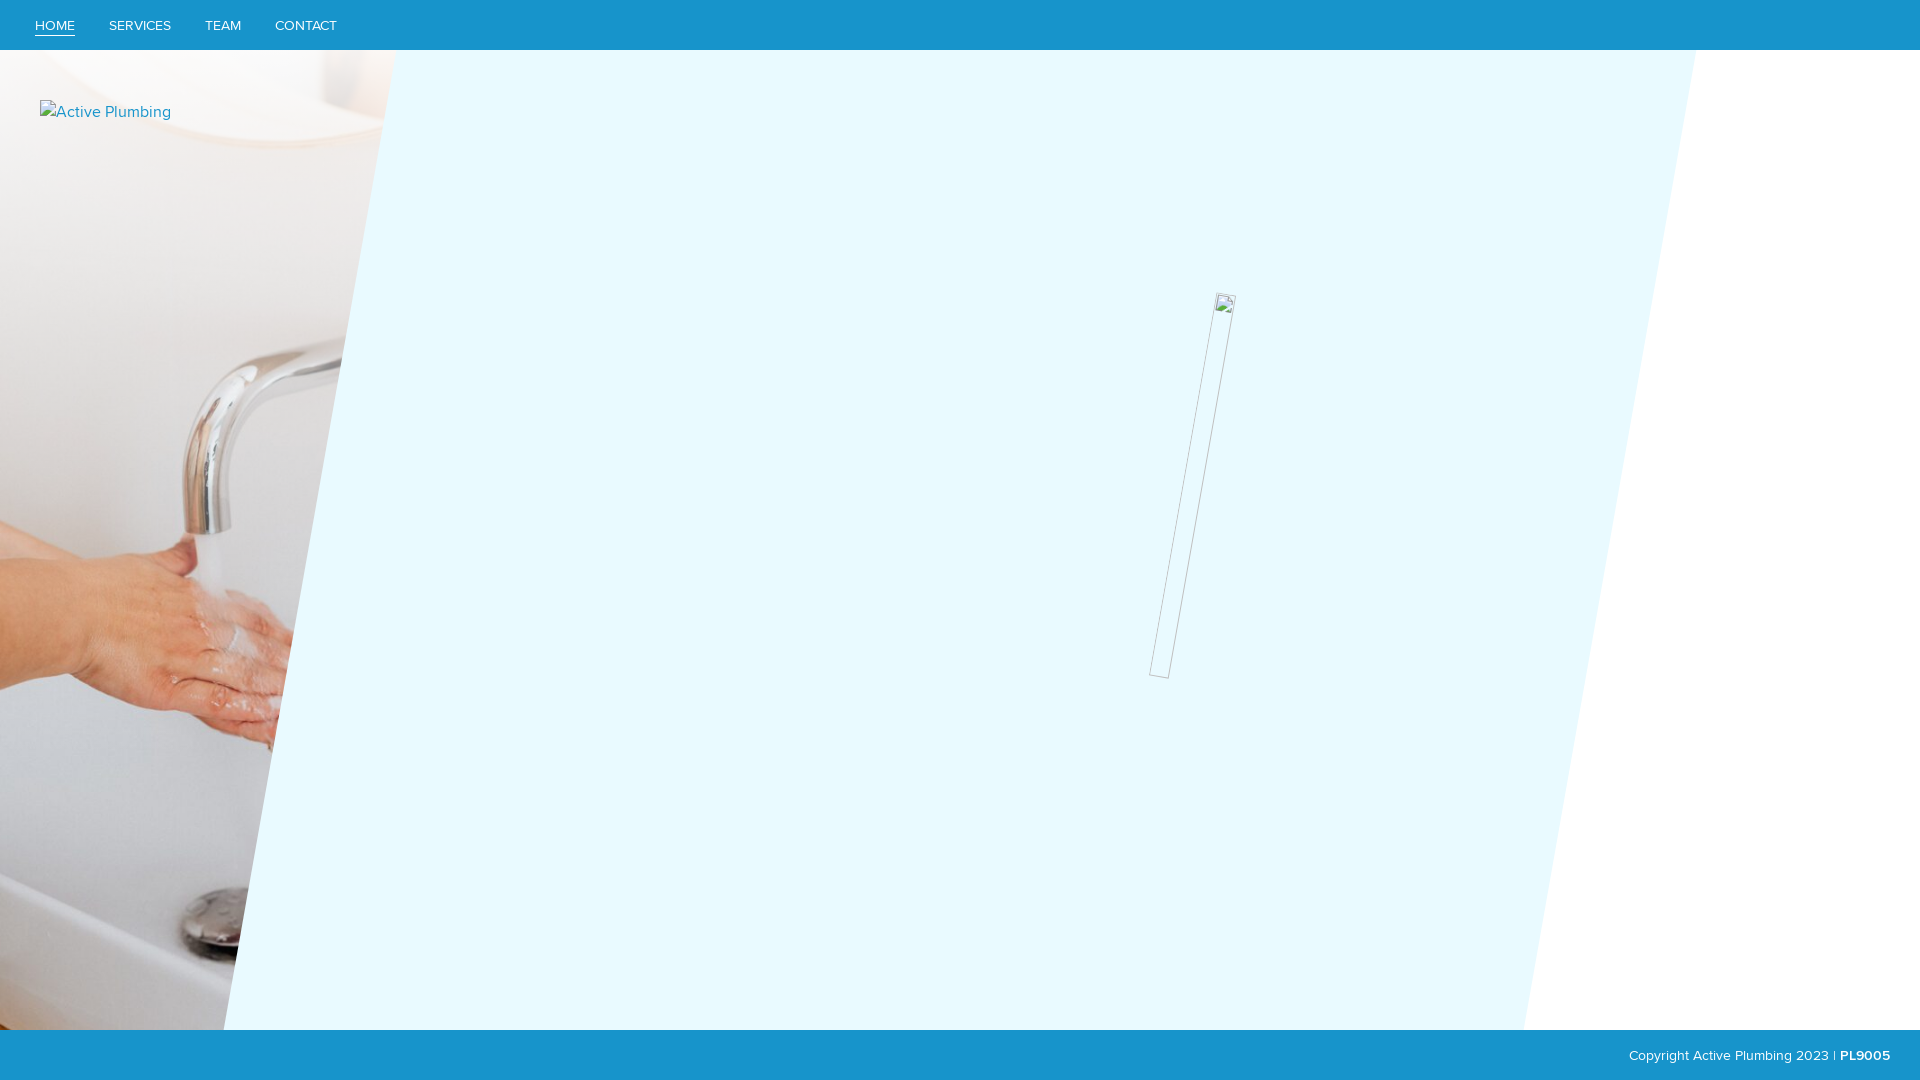 This screenshot has width=1920, height=1080. Describe the element at coordinates (258, 24) in the screenshot. I see `'CONTACT'` at that location.